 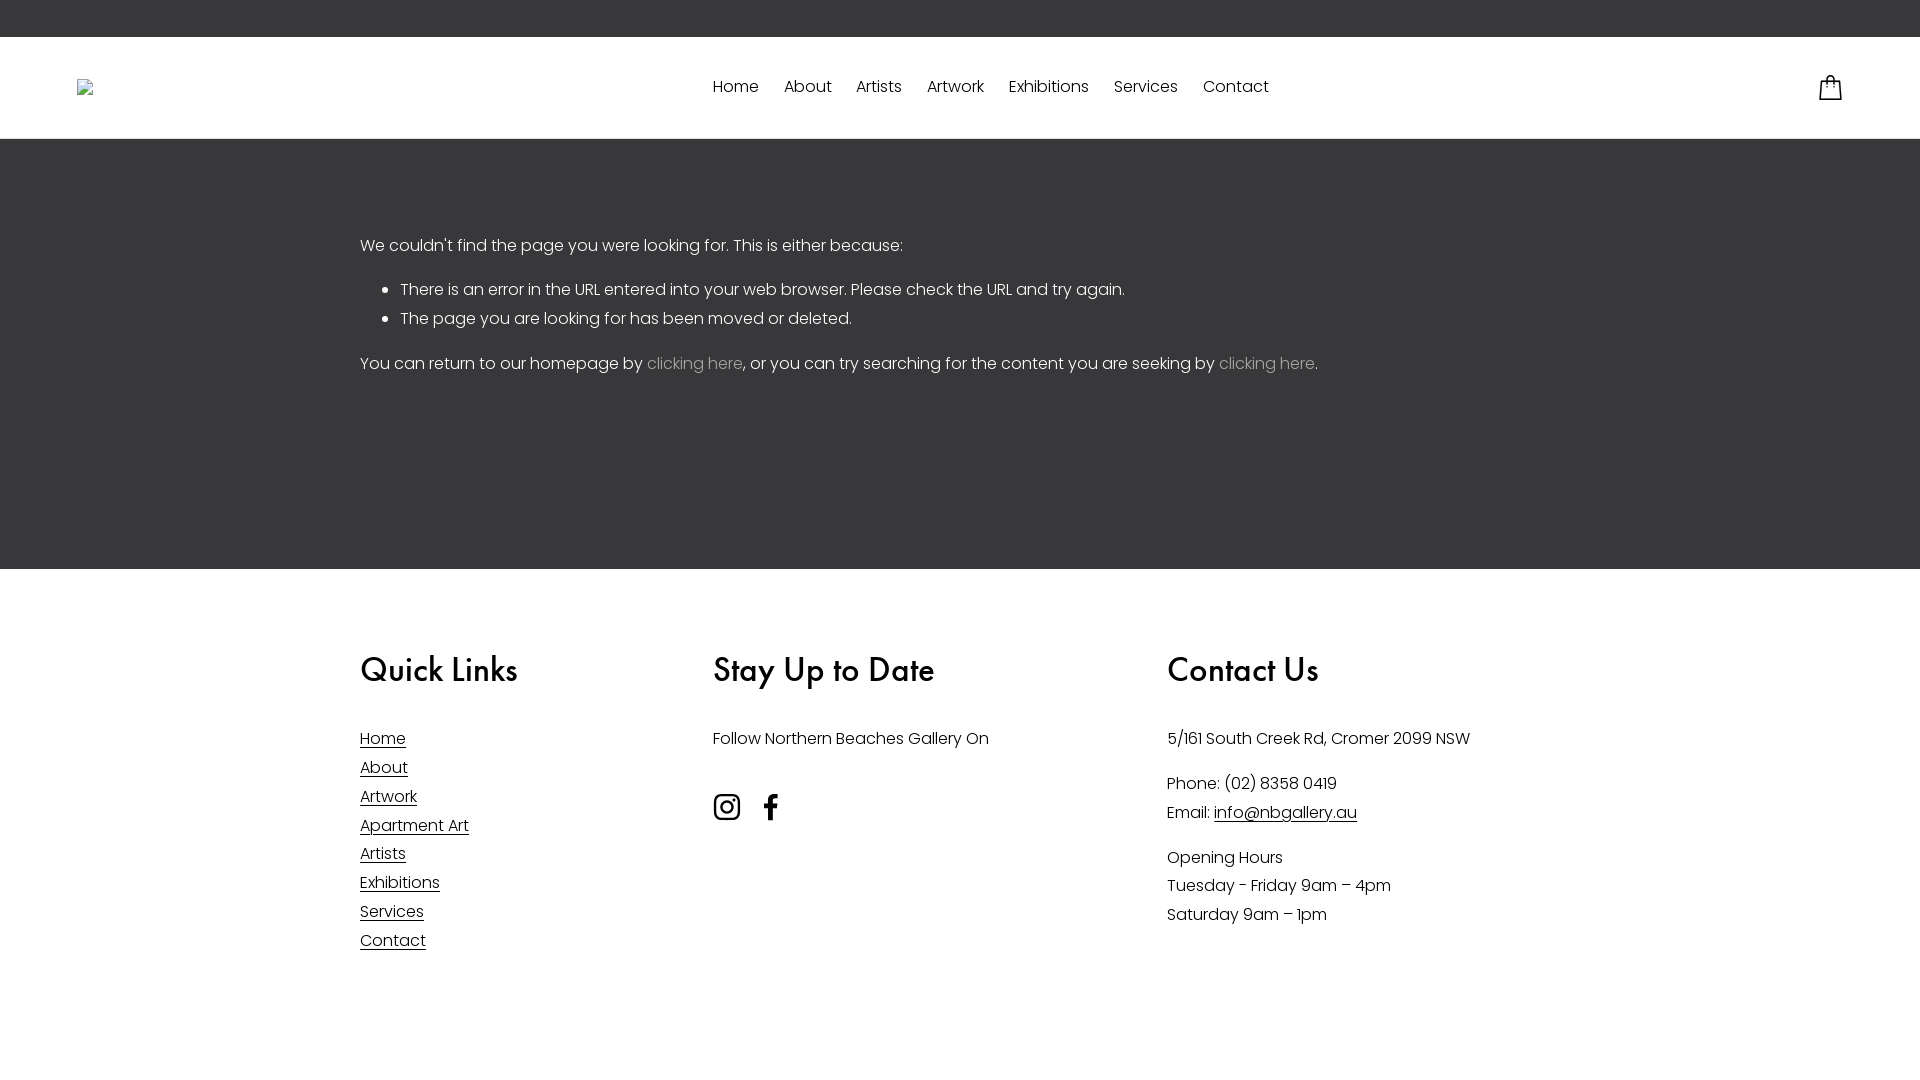 I want to click on 'info@nbgallery.au', so click(x=1285, y=813).